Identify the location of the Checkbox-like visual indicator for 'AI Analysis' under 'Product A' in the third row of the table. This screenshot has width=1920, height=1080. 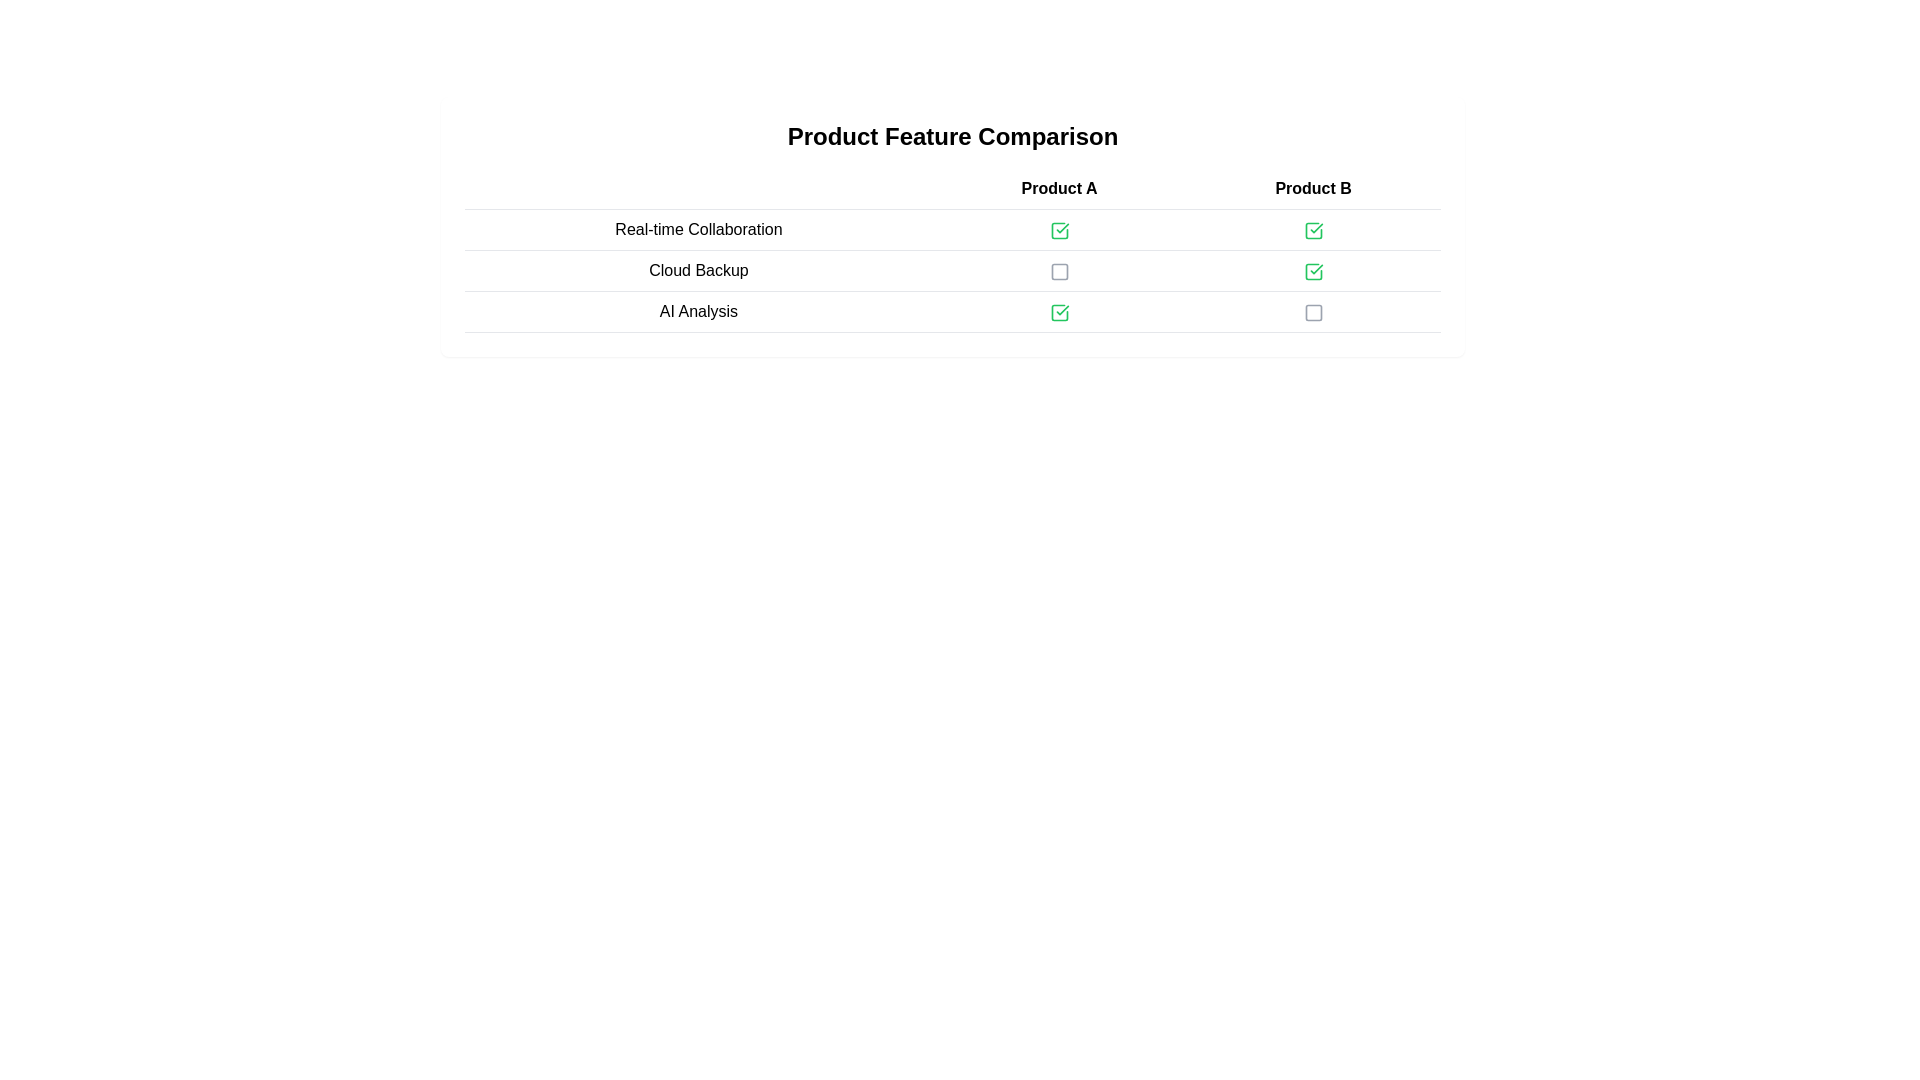
(1058, 312).